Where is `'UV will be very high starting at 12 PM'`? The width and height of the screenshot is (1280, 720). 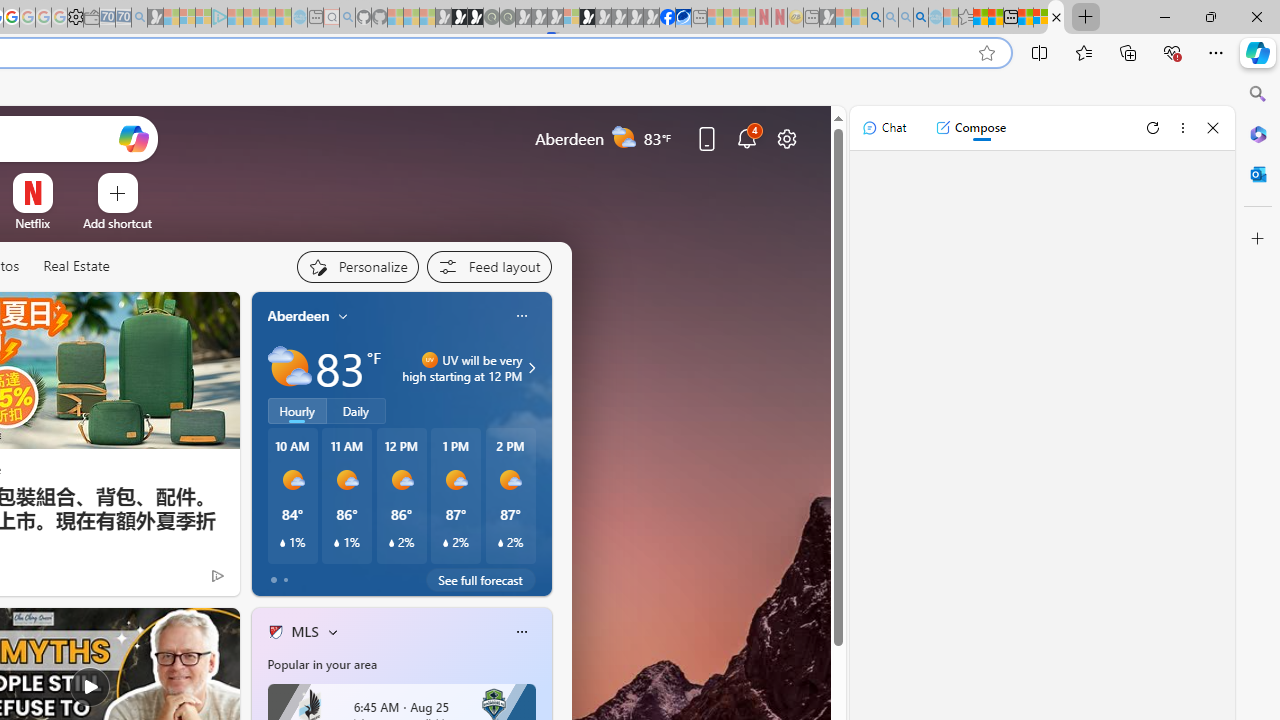
'UV will be very high starting at 12 PM' is located at coordinates (529, 367).